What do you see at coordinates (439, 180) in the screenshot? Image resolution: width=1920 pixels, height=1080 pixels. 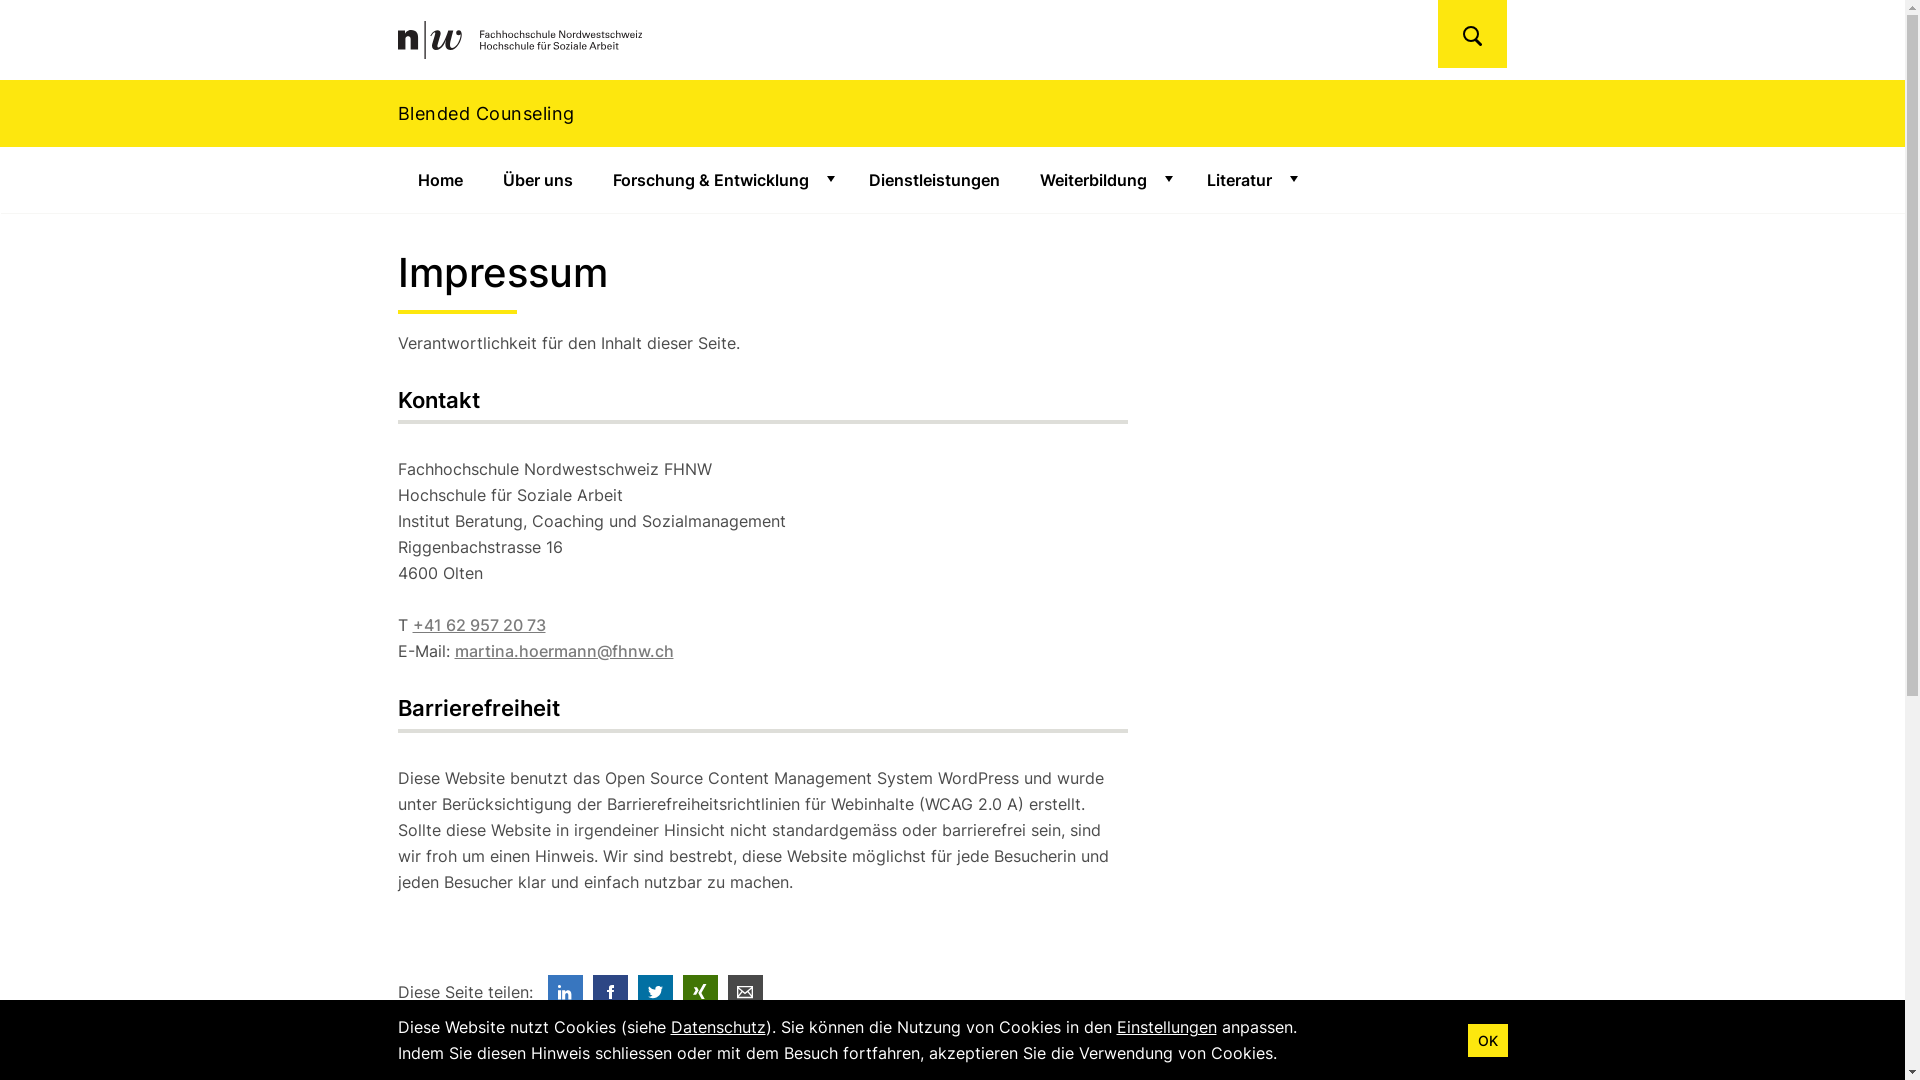 I see `'Home'` at bounding box center [439, 180].